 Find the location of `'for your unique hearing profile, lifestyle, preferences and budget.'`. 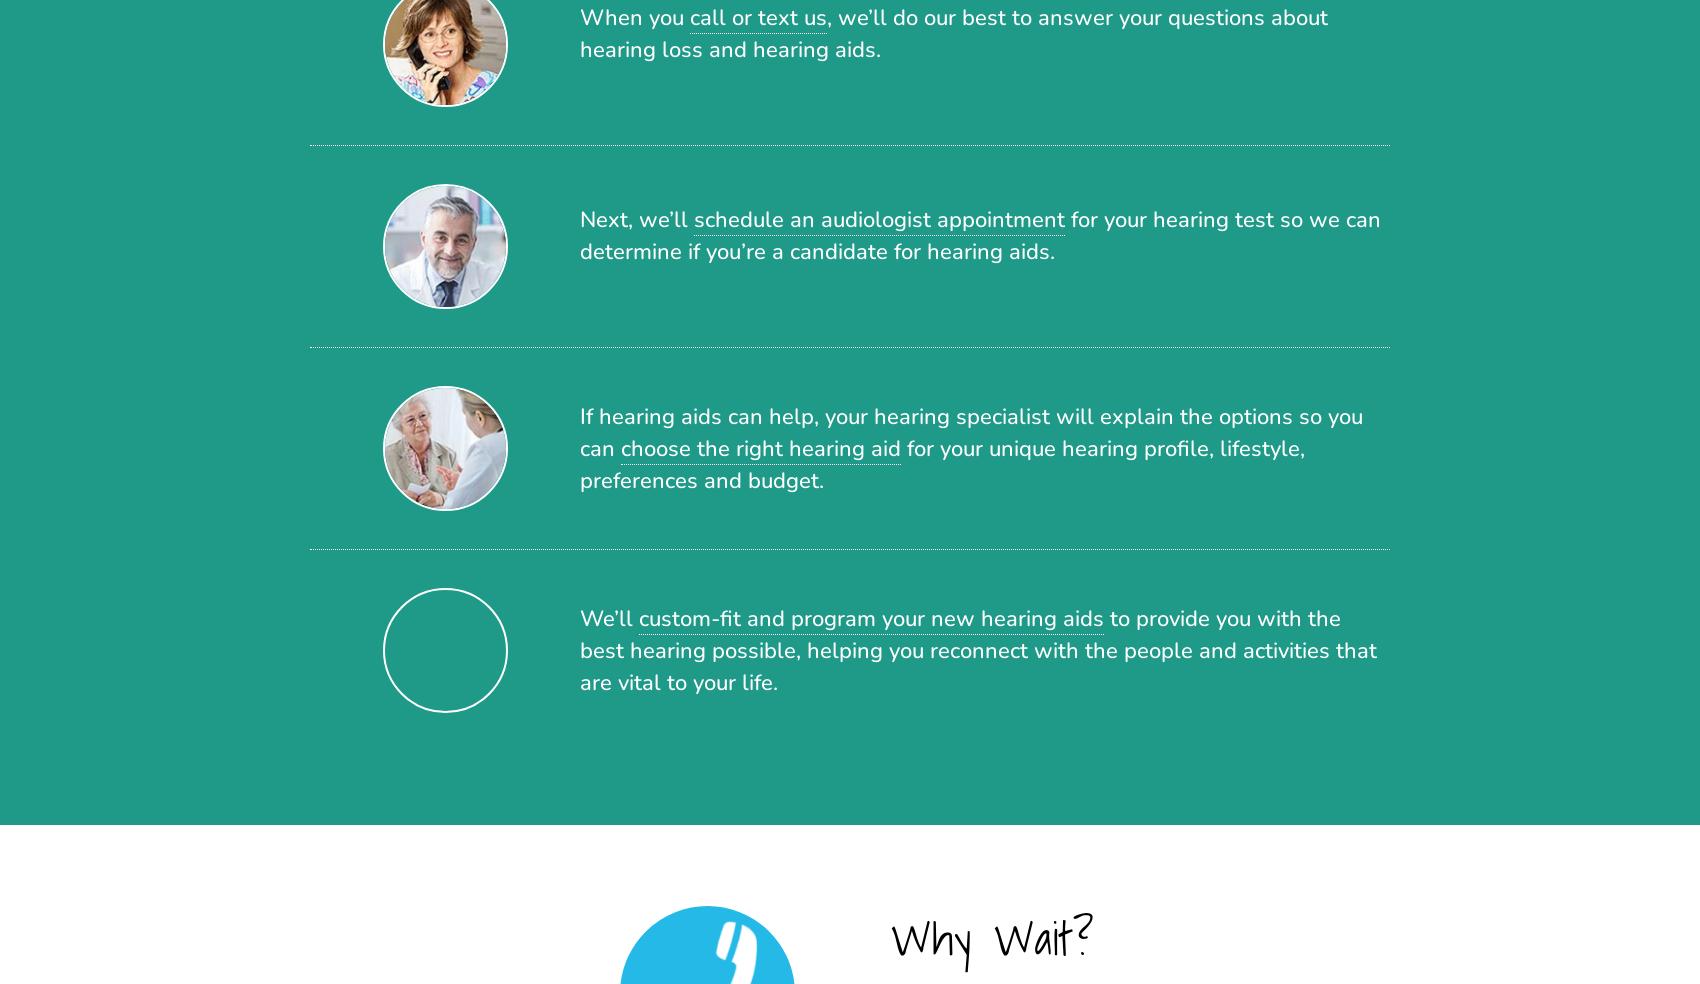

'for your unique hearing profile, lifestyle, preferences and budget.' is located at coordinates (942, 464).